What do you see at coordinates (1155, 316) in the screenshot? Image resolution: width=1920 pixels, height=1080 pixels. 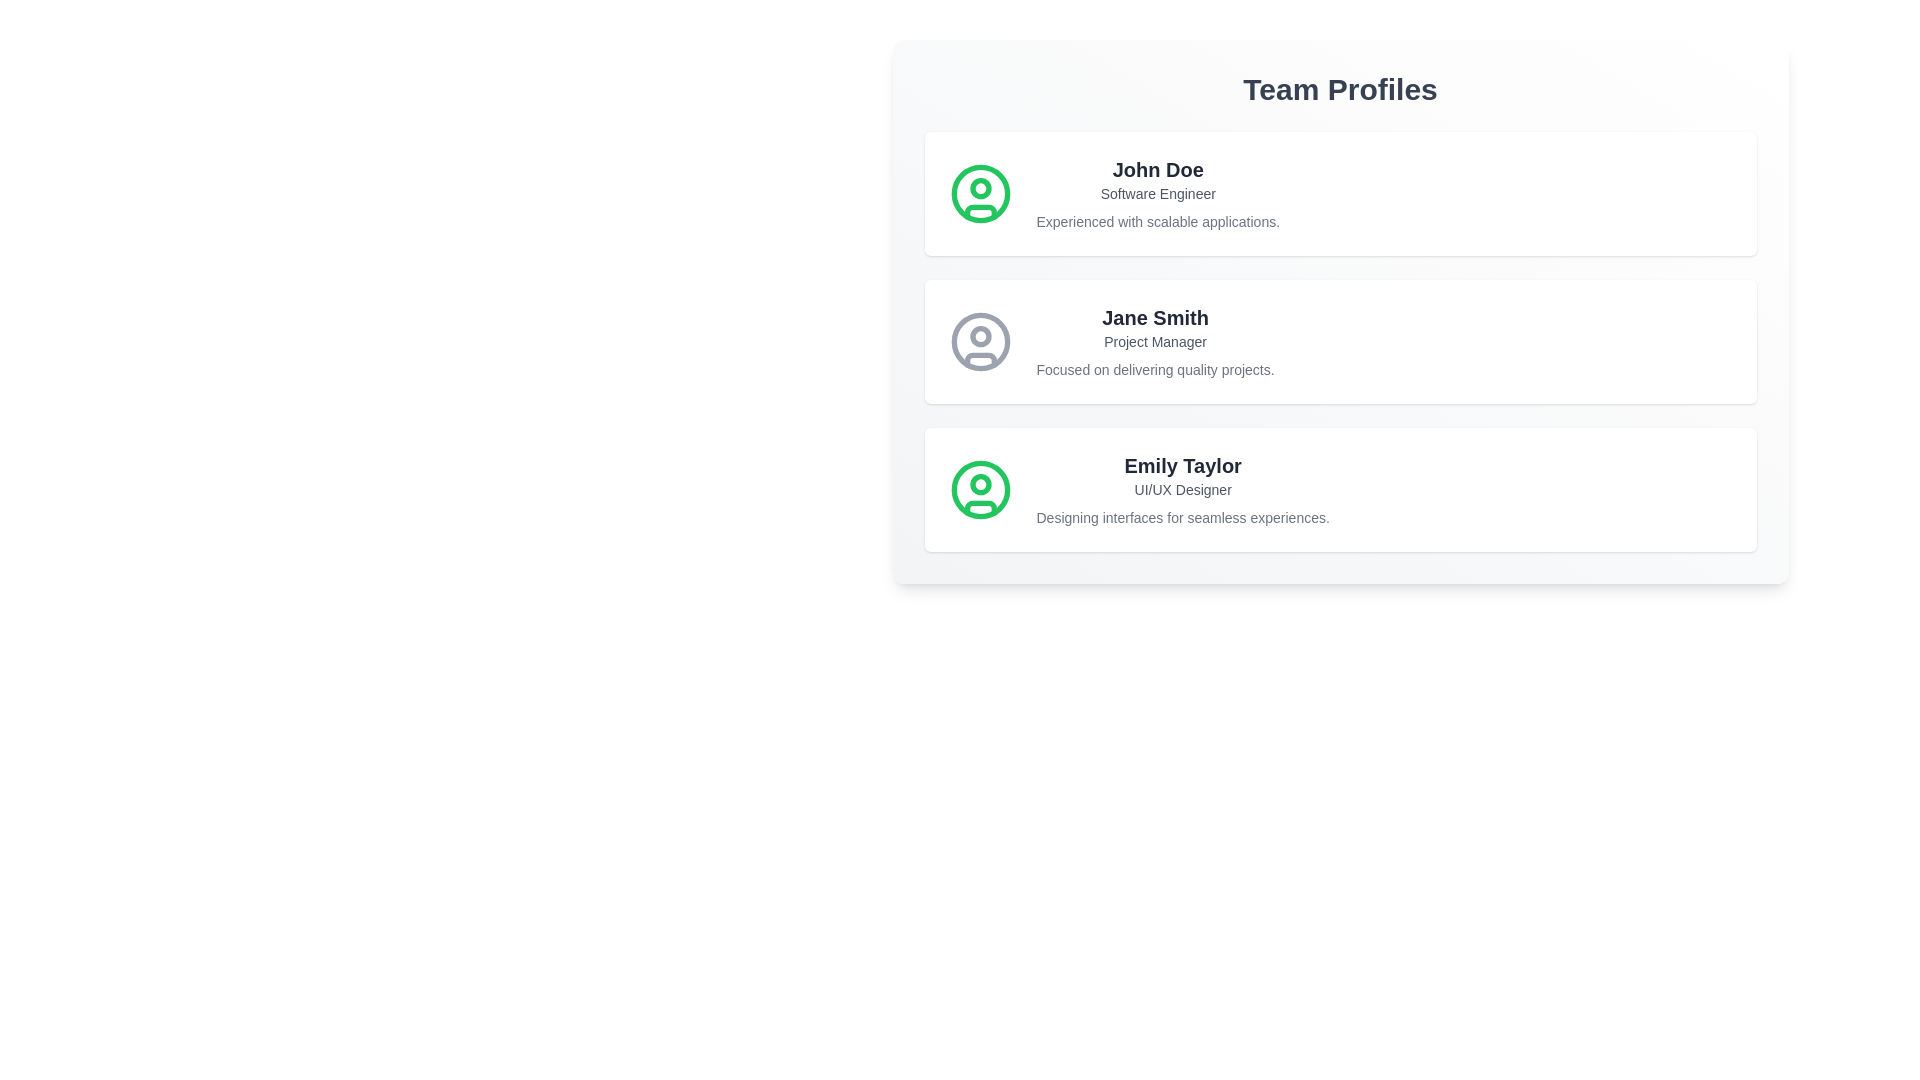 I see `the profile name Jane Smith to select the text` at bounding box center [1155, 316].